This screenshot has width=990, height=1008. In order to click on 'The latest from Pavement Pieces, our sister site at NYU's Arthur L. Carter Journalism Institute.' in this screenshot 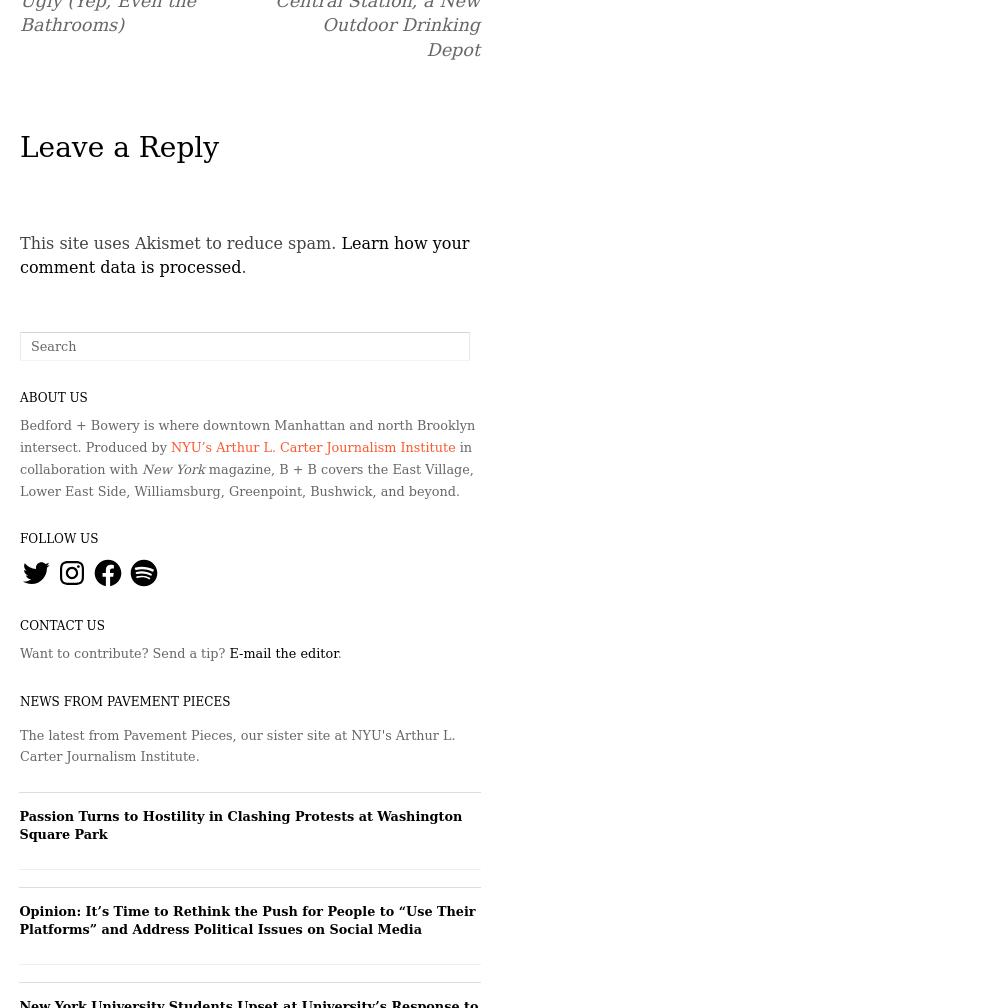, I will do `click(236, 745)`.